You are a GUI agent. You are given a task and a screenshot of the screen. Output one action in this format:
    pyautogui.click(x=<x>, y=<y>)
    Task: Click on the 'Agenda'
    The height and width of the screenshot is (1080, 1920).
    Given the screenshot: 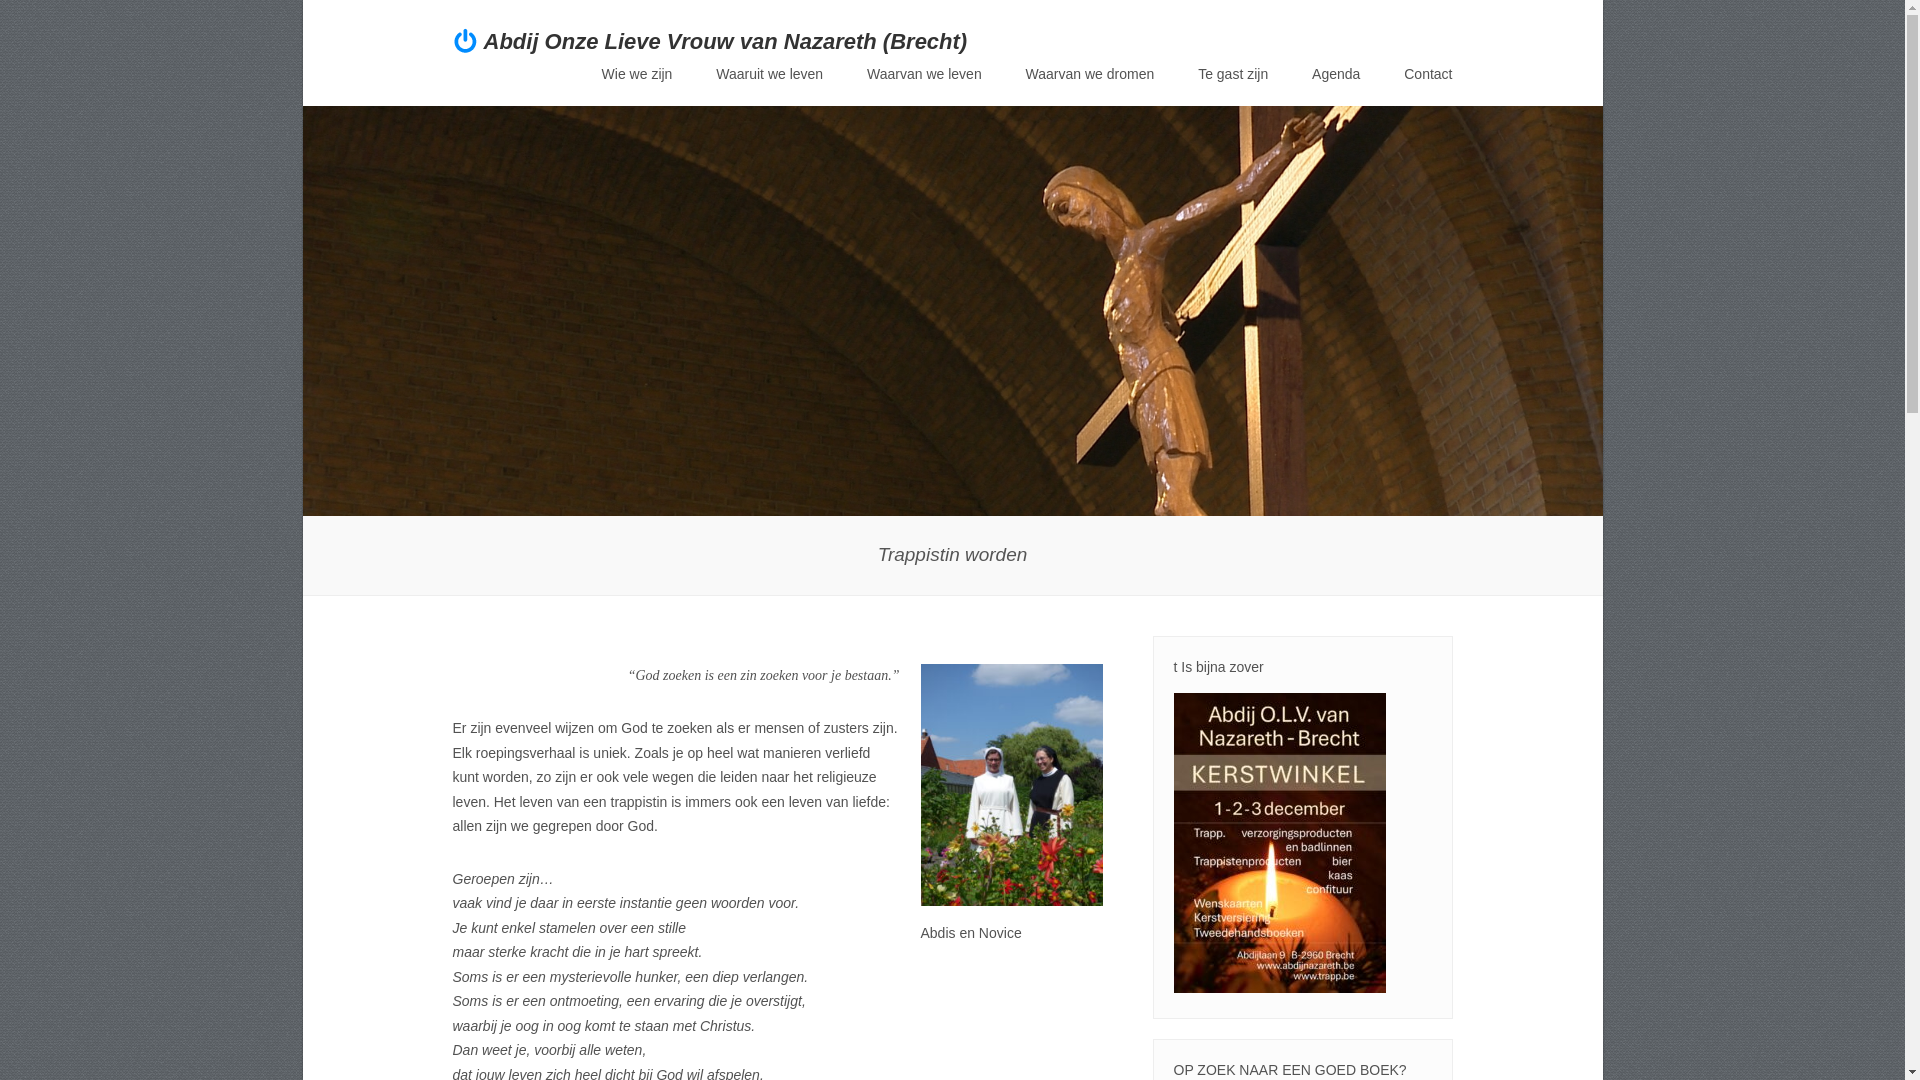 What is the action you would take?
    pyautogui.click(x=1311, y=72)
    